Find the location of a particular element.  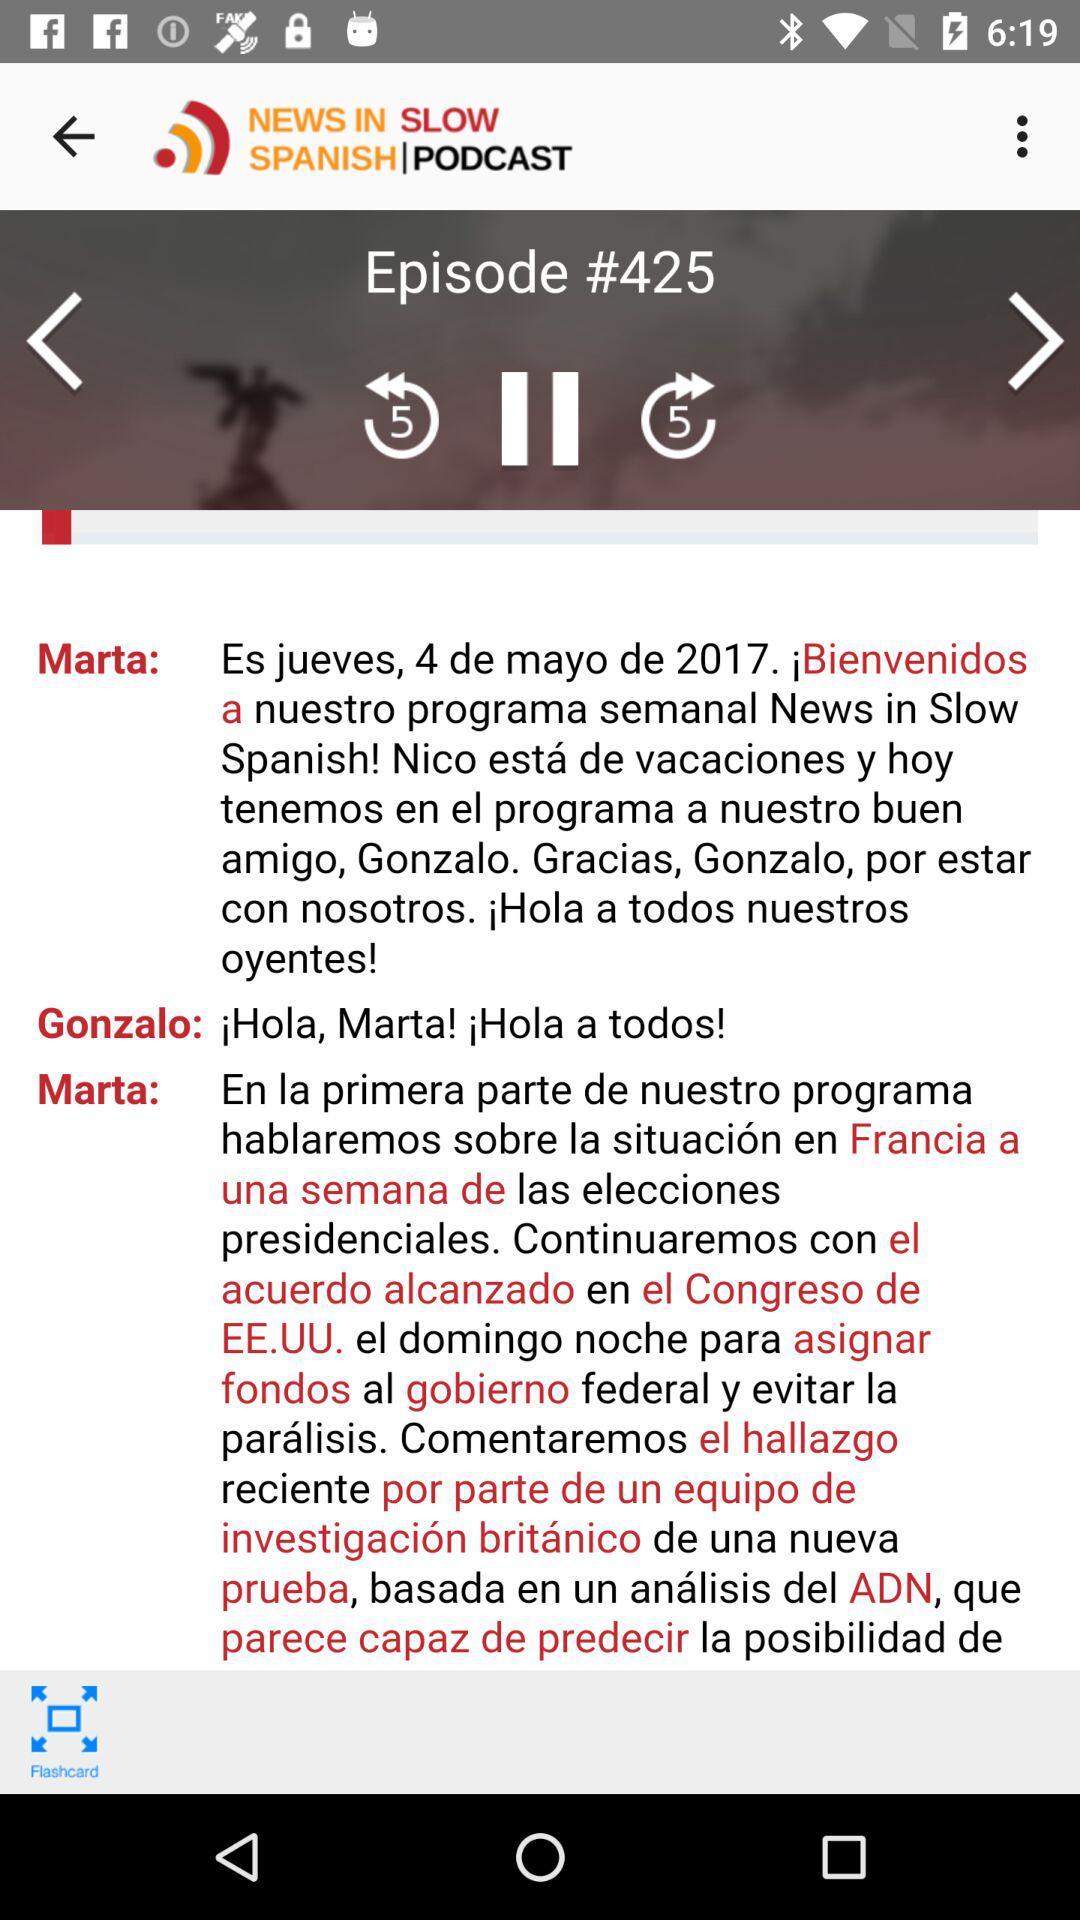

the av_forward icon is located at coordinates (677, 415).